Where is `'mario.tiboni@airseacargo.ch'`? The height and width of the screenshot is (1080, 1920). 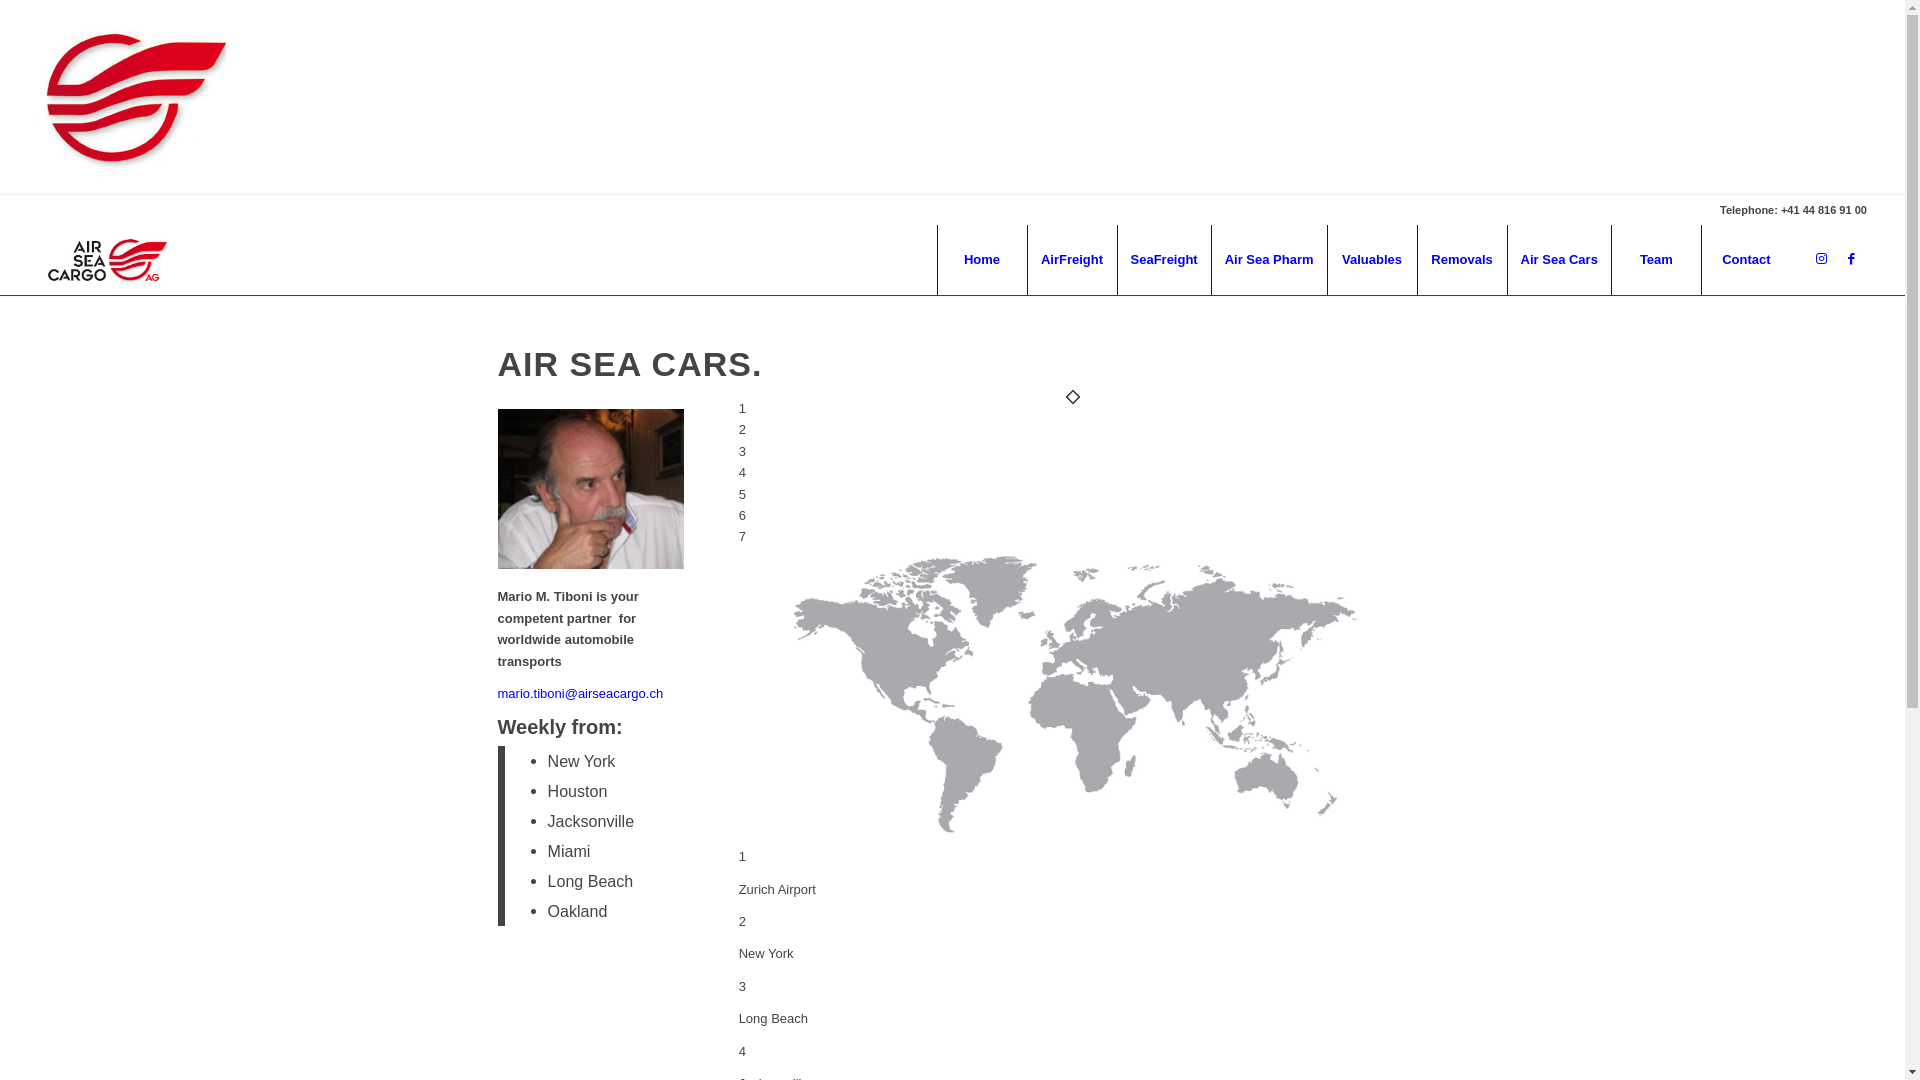
'mario.tiboni@airseacargo.ch' is located at coordinates (579, 692).